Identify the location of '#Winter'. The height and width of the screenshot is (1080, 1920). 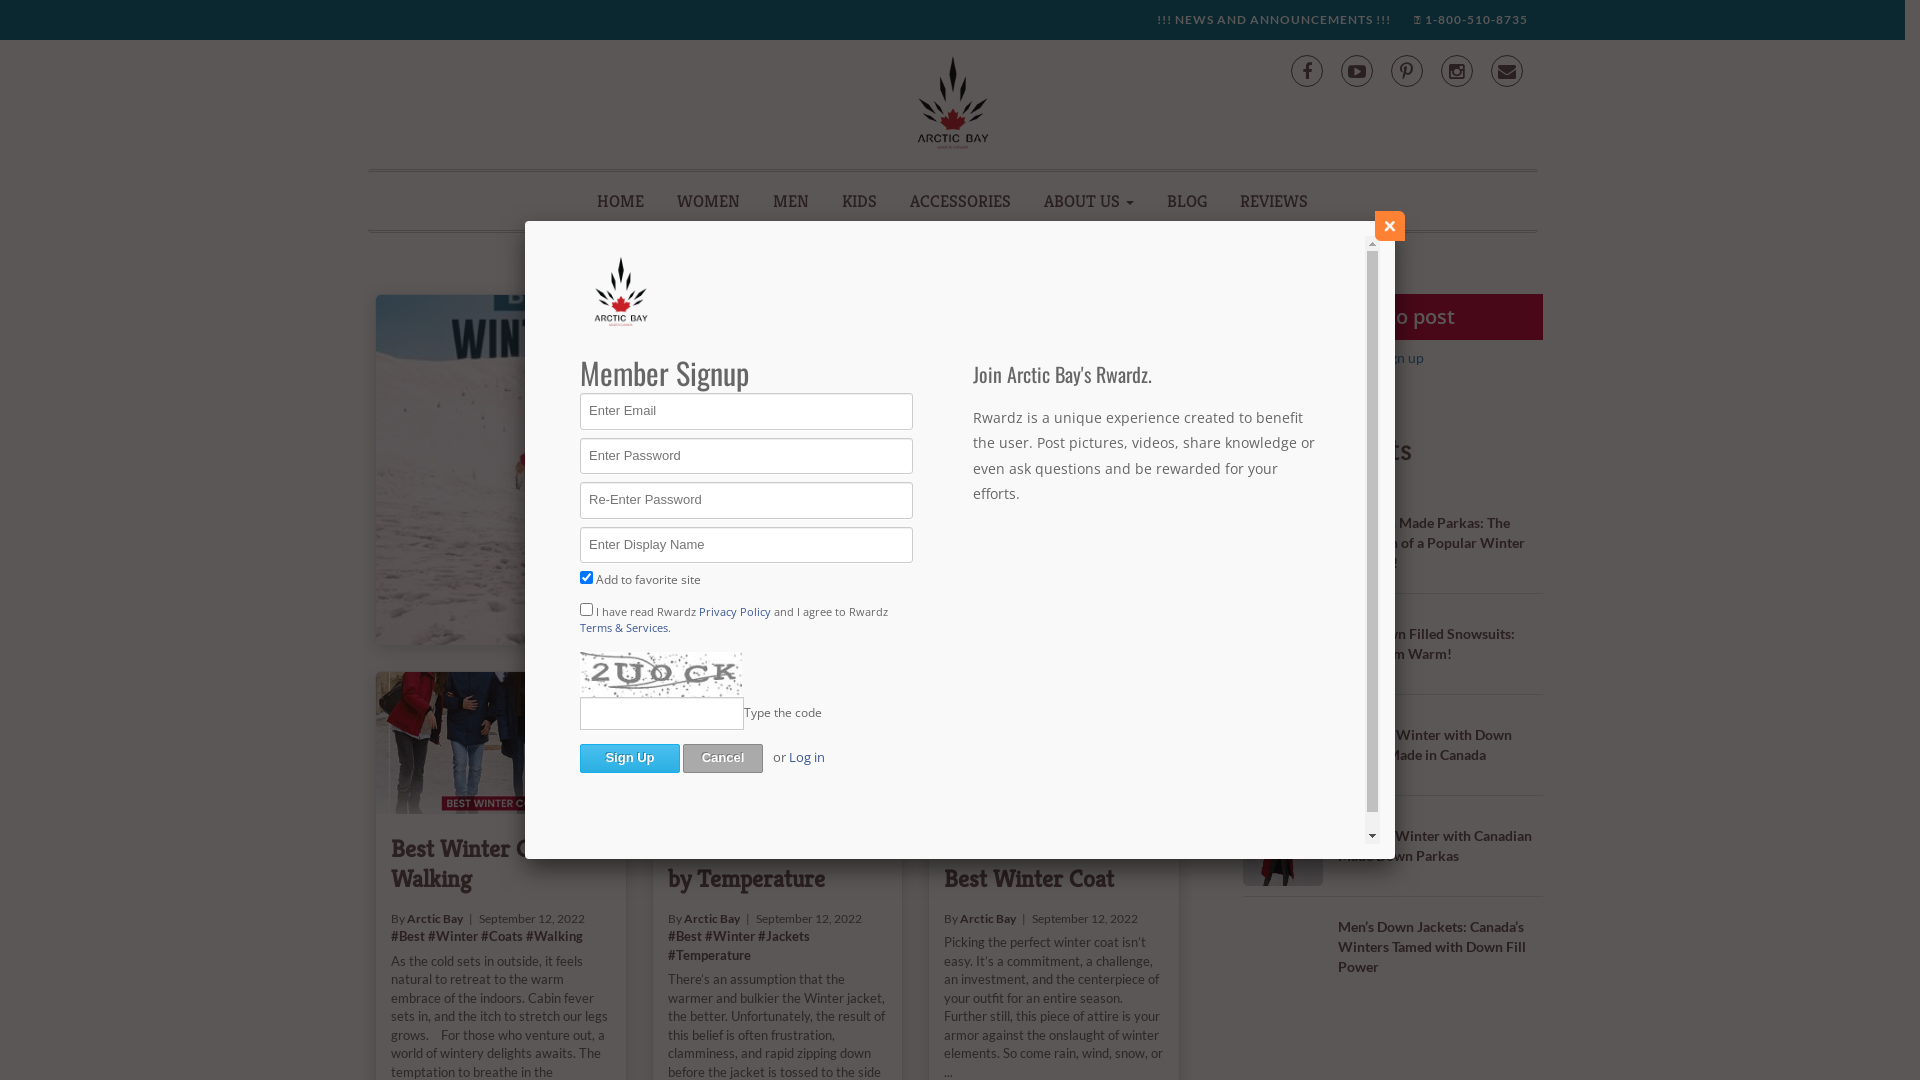
(451, 936).